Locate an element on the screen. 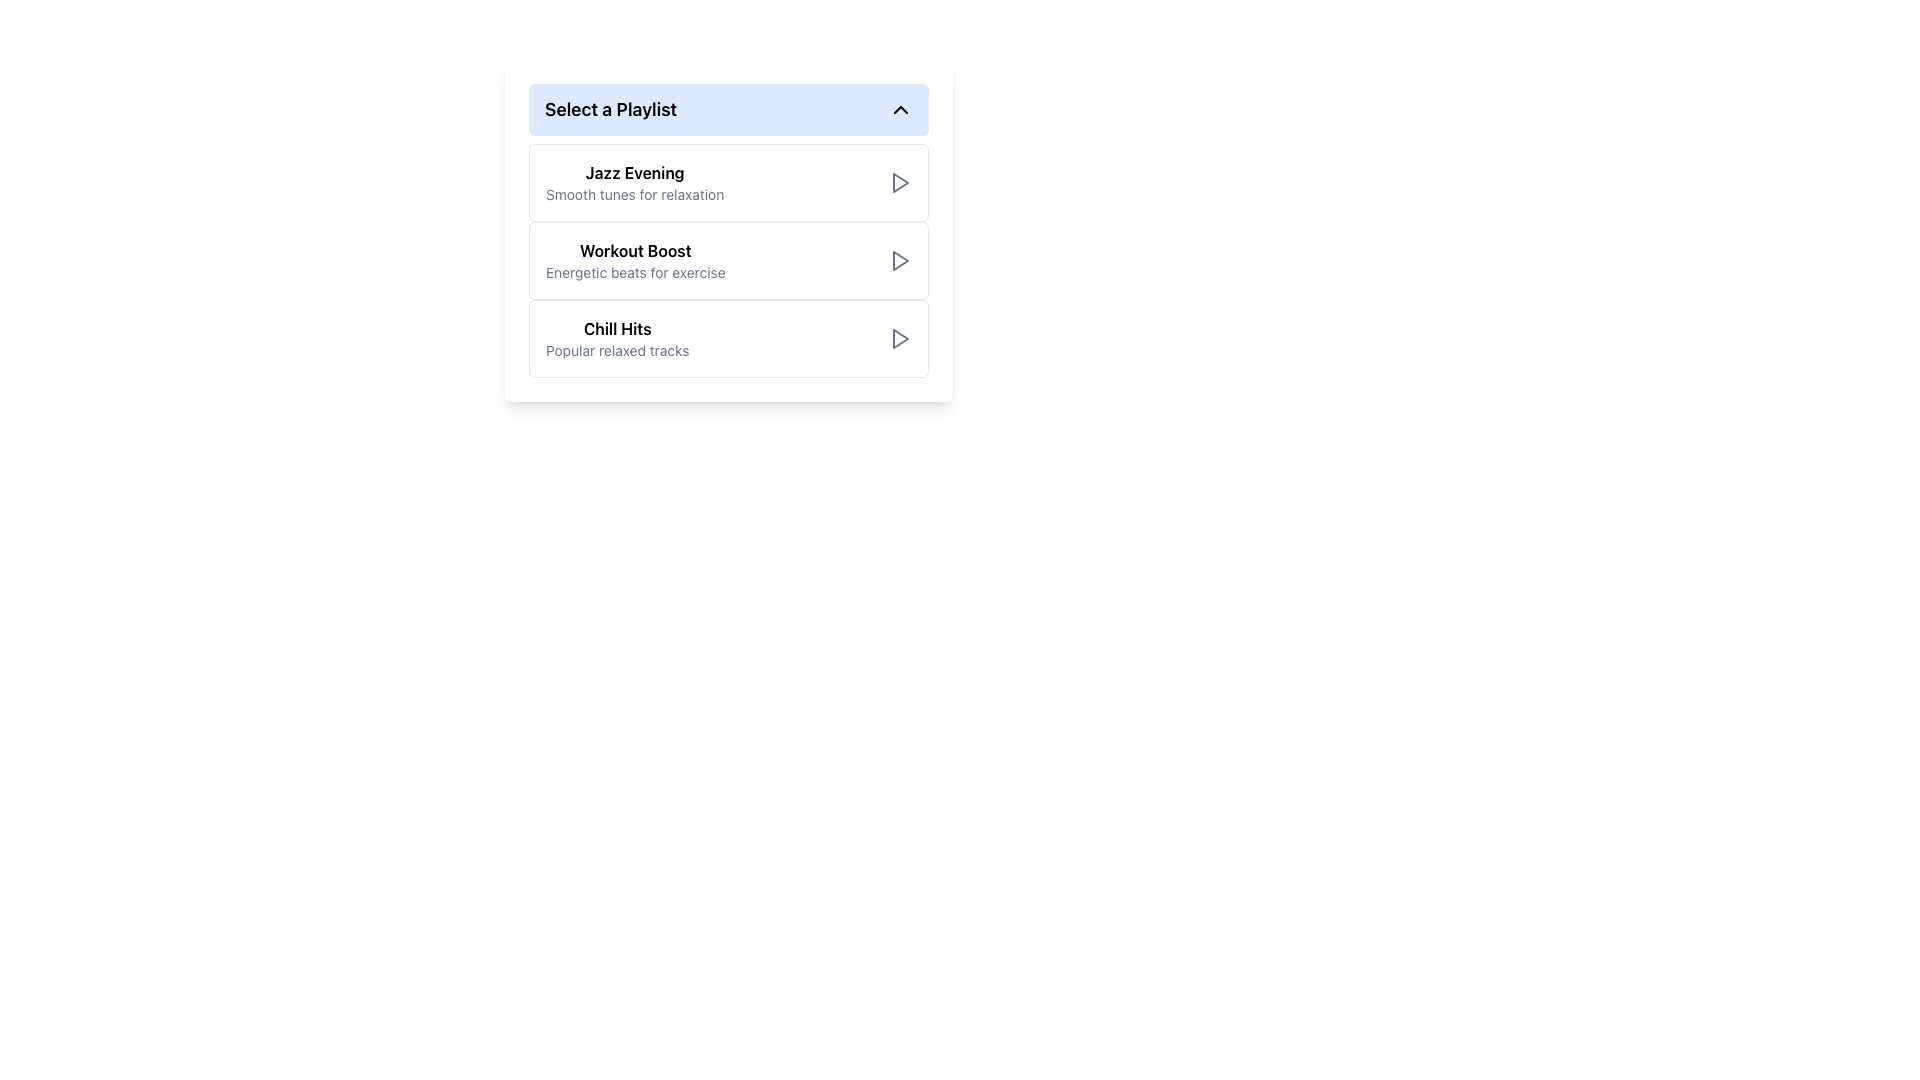  the text label that displays 'Energetic beats for exercise', located under the 'Workout Boost' title in the second card of the playlist selection list is located at coordinates (634, 273).